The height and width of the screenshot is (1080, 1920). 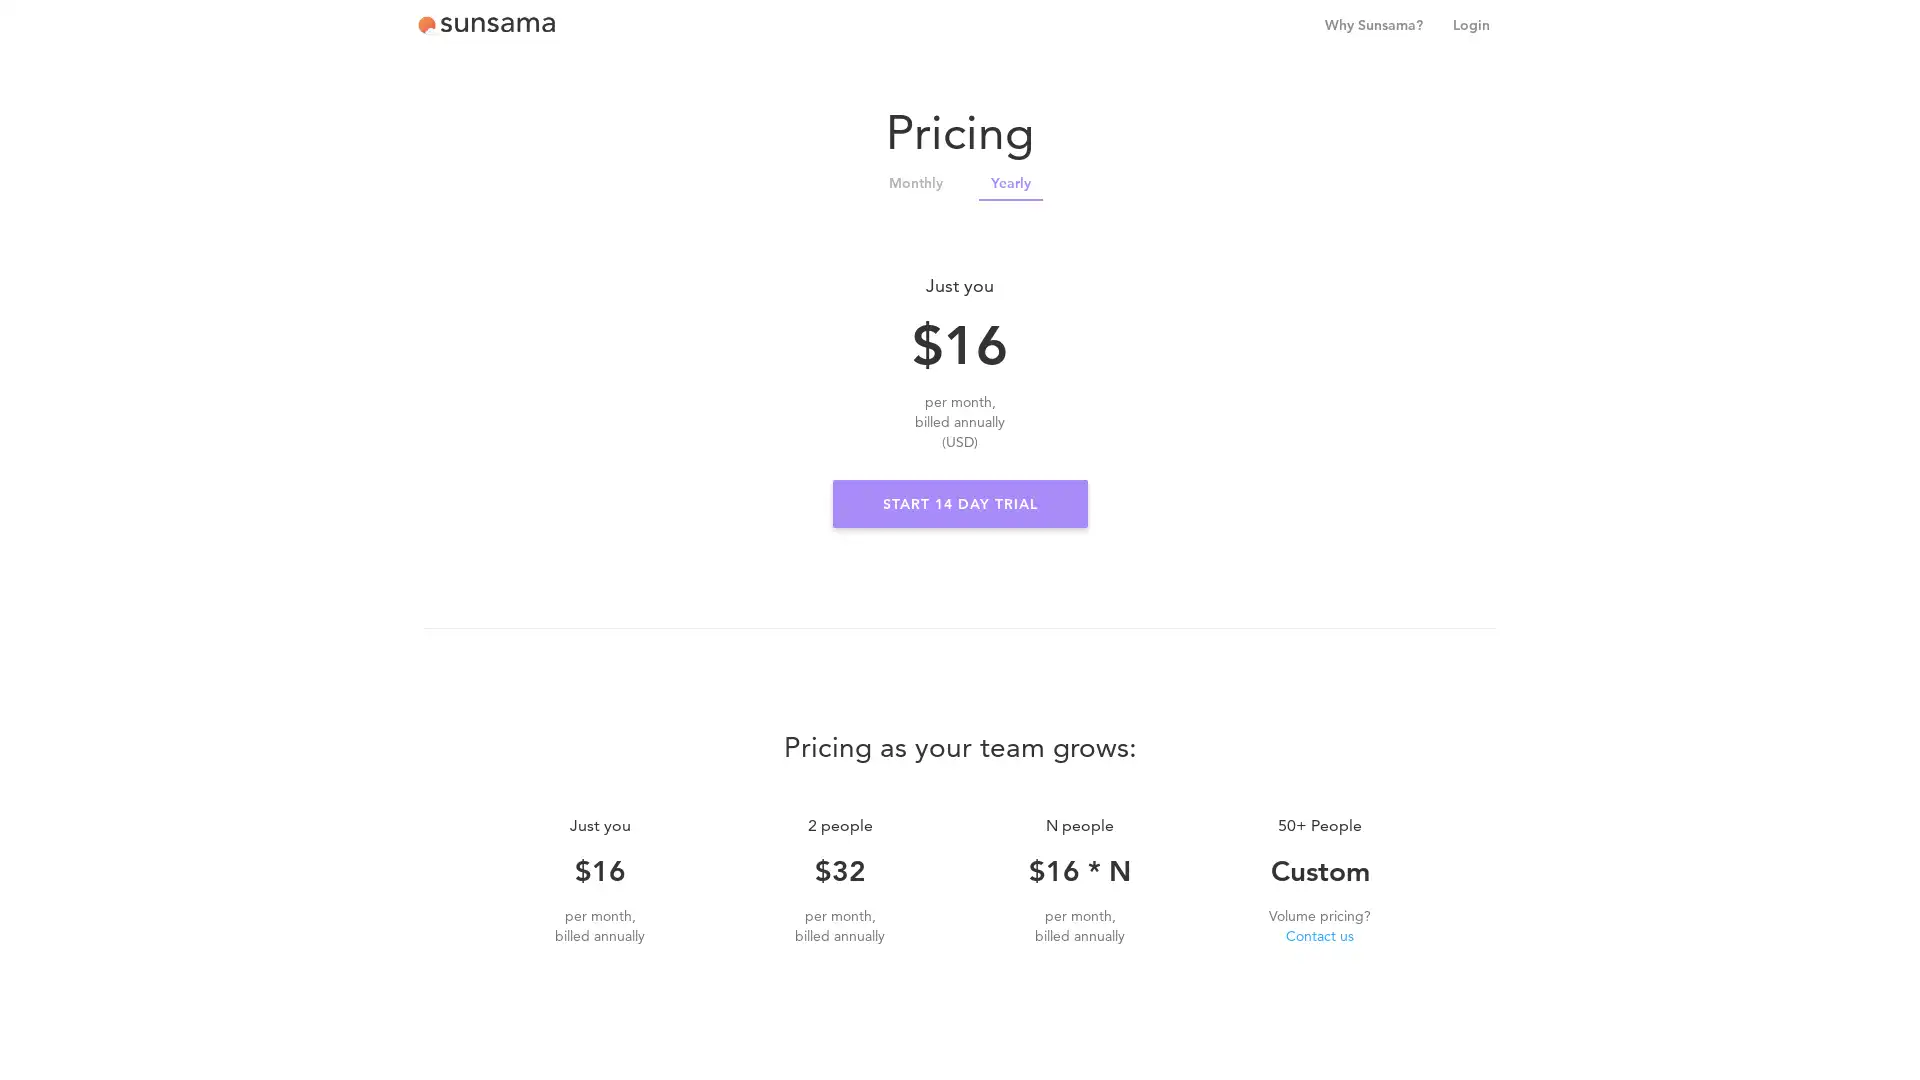 What do you see at coordinates (958, 503) in the screenshot?
I see `START 14 DAY TRIAL` at bounding box center [958, 503].